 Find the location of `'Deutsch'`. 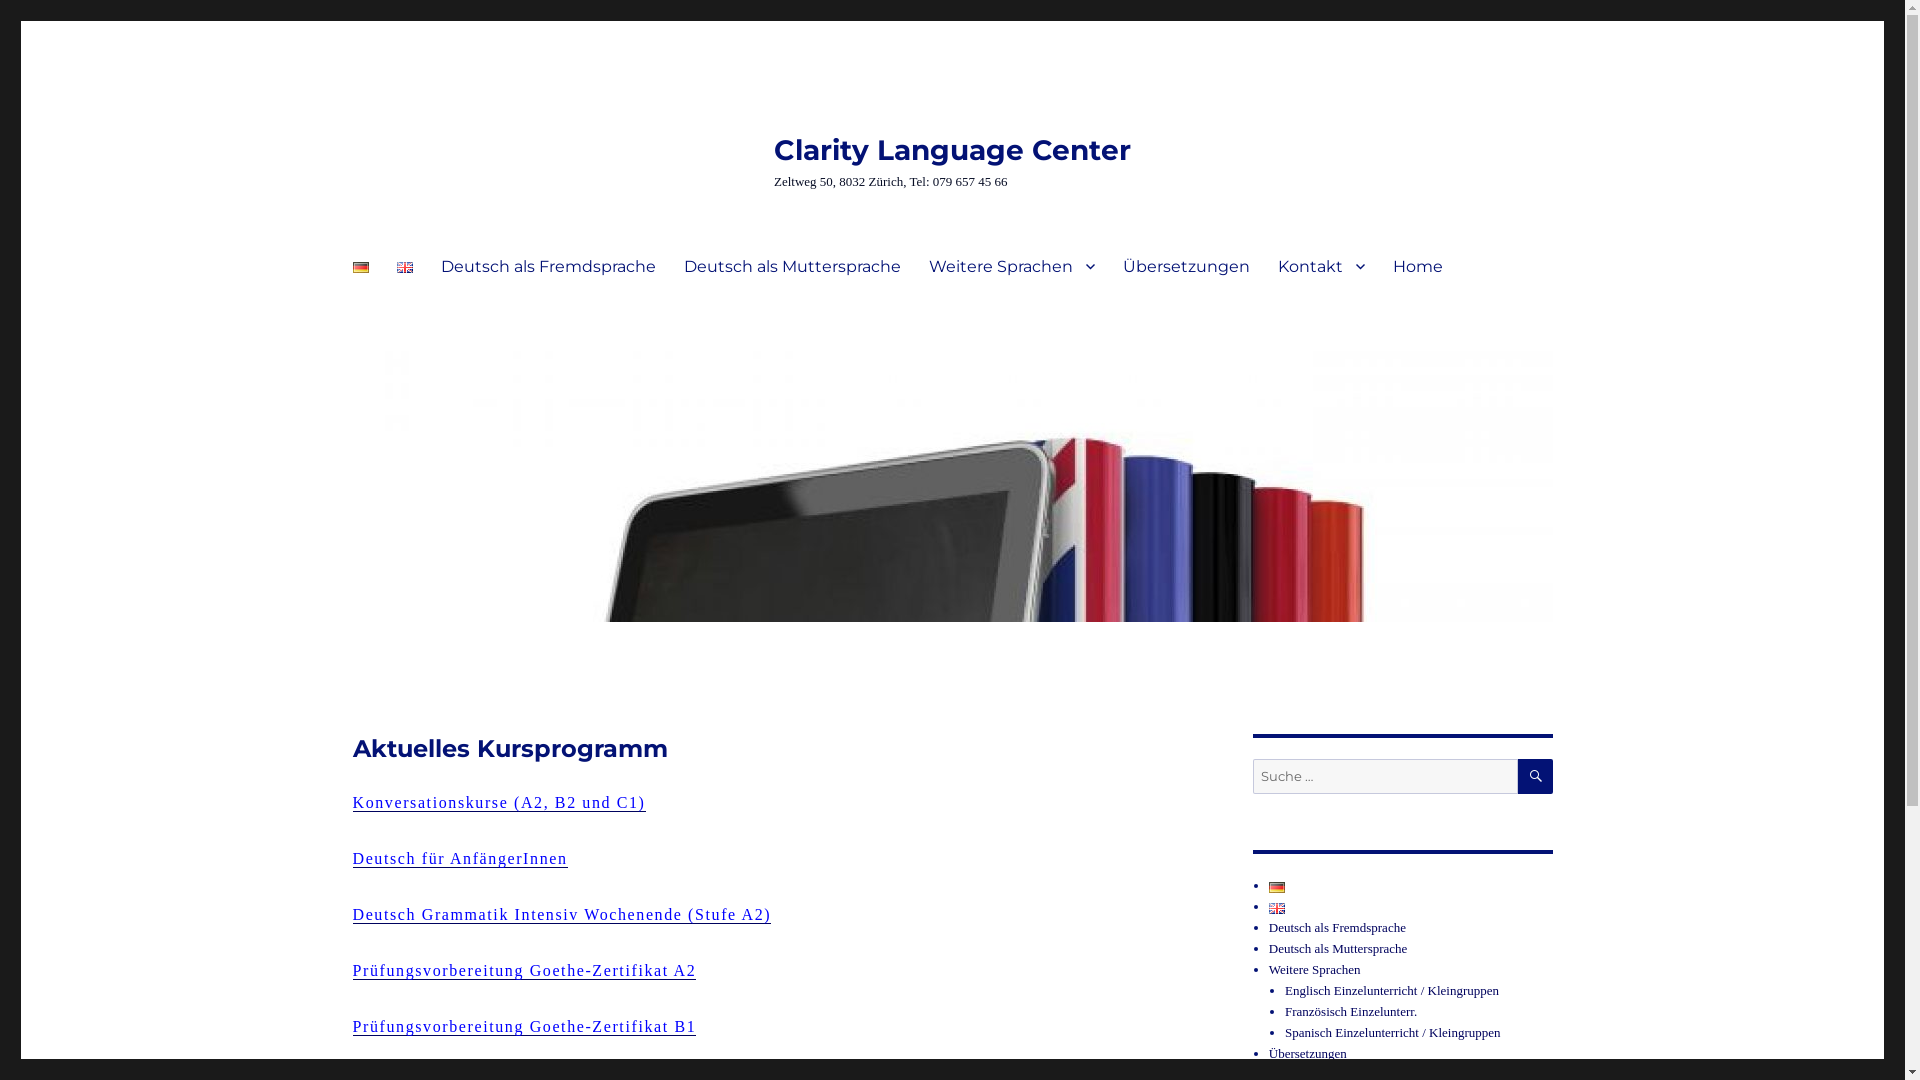

'Deutsch' is located at coordinates (360, 266).